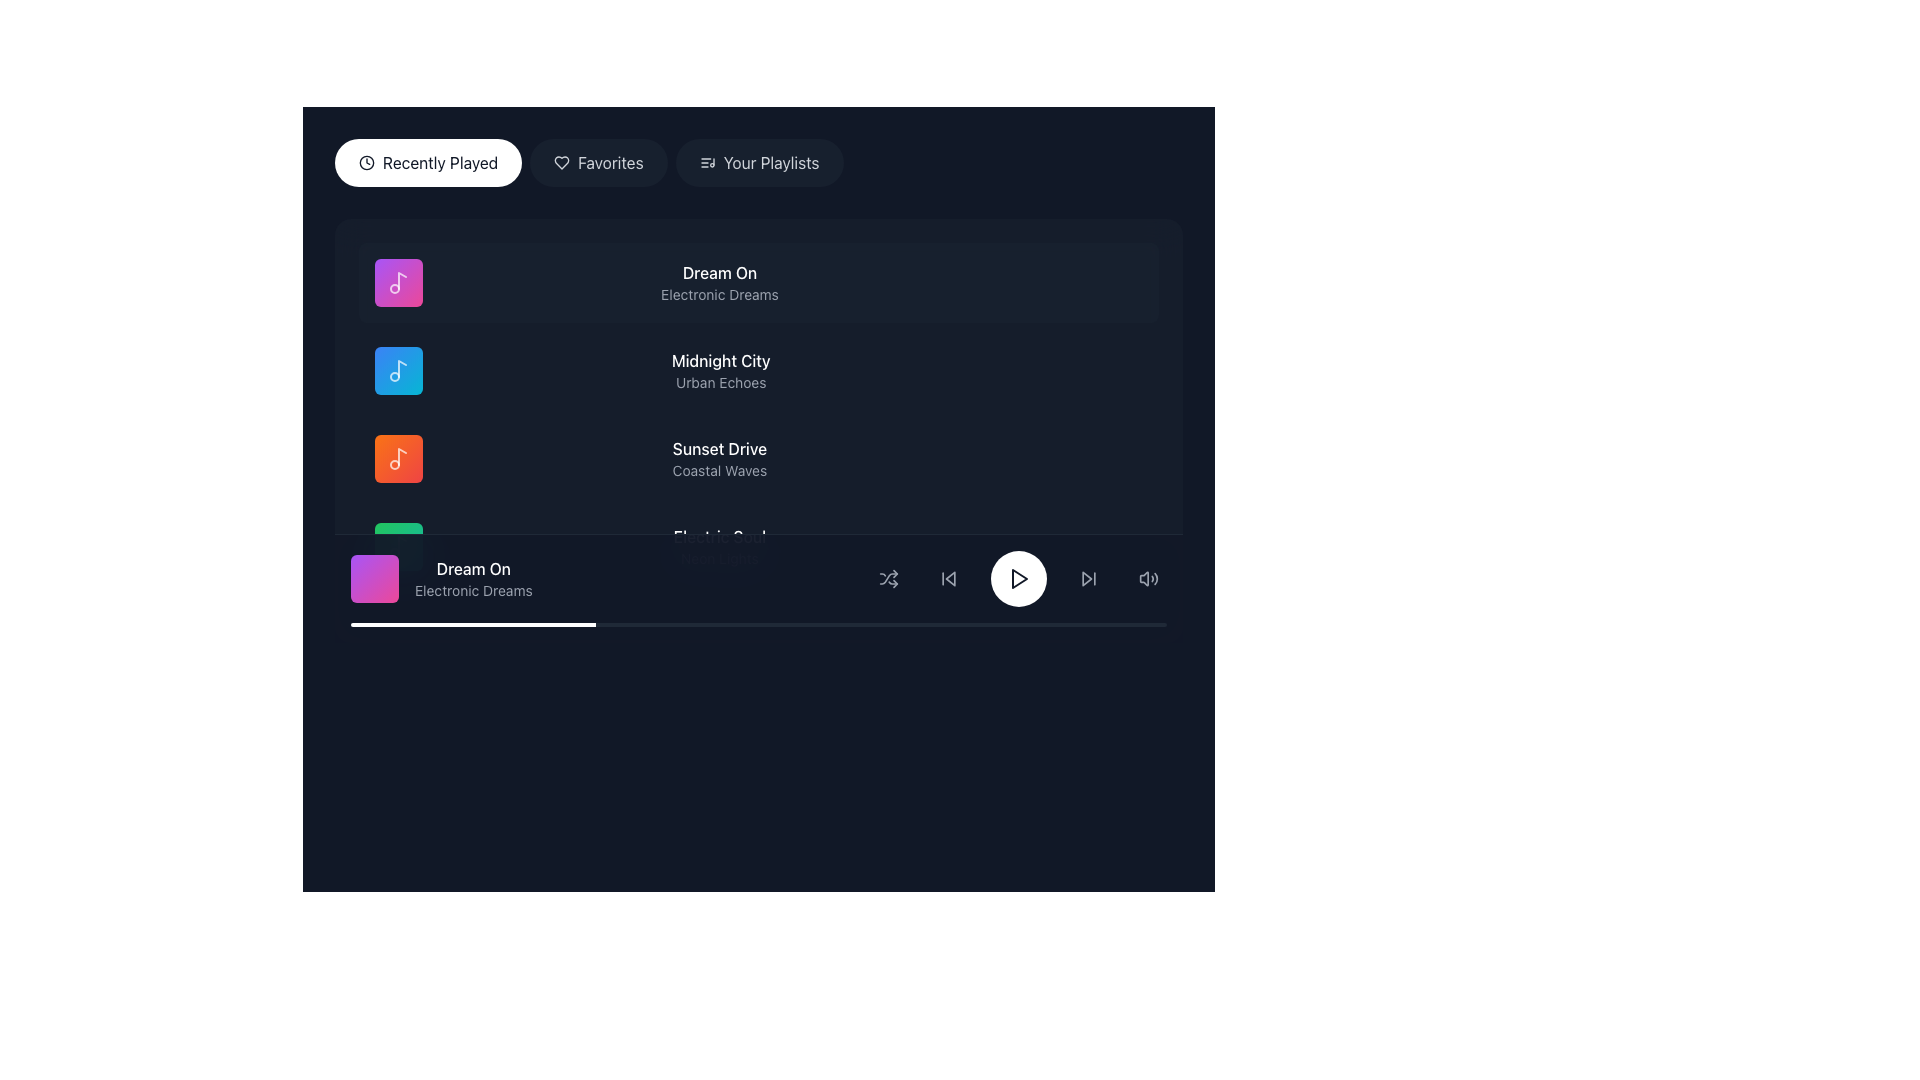 The height and width of the screenshot is (1080, 1920). Describe the element at coordinates (887, 578) in the screenshot. I see `the circular button with a gray icon of two intersecting arrows located on the right side of the playback control bar` at that location.